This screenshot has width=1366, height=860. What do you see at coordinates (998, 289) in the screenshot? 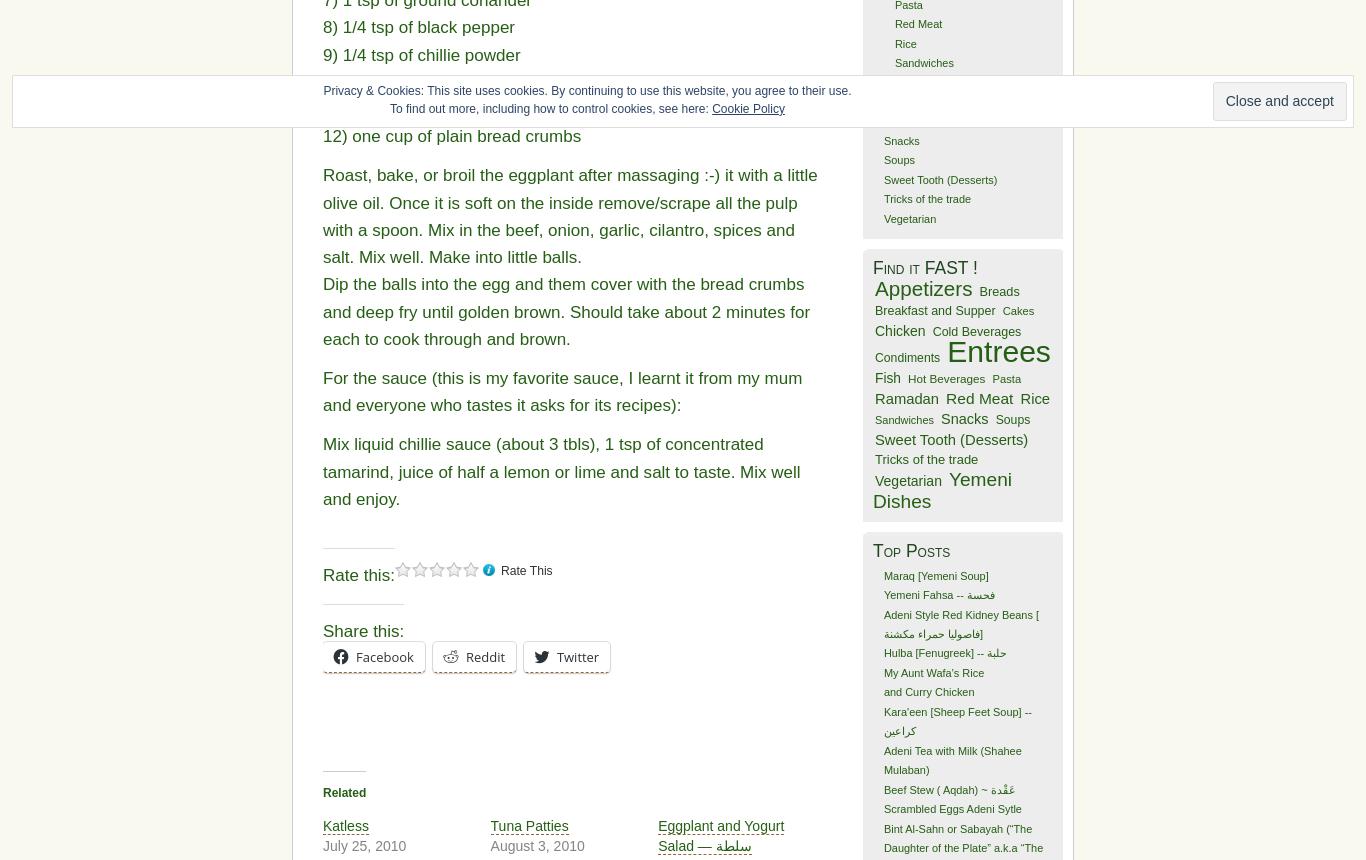
I see `'Breads'` at bounding box center [998, 289].